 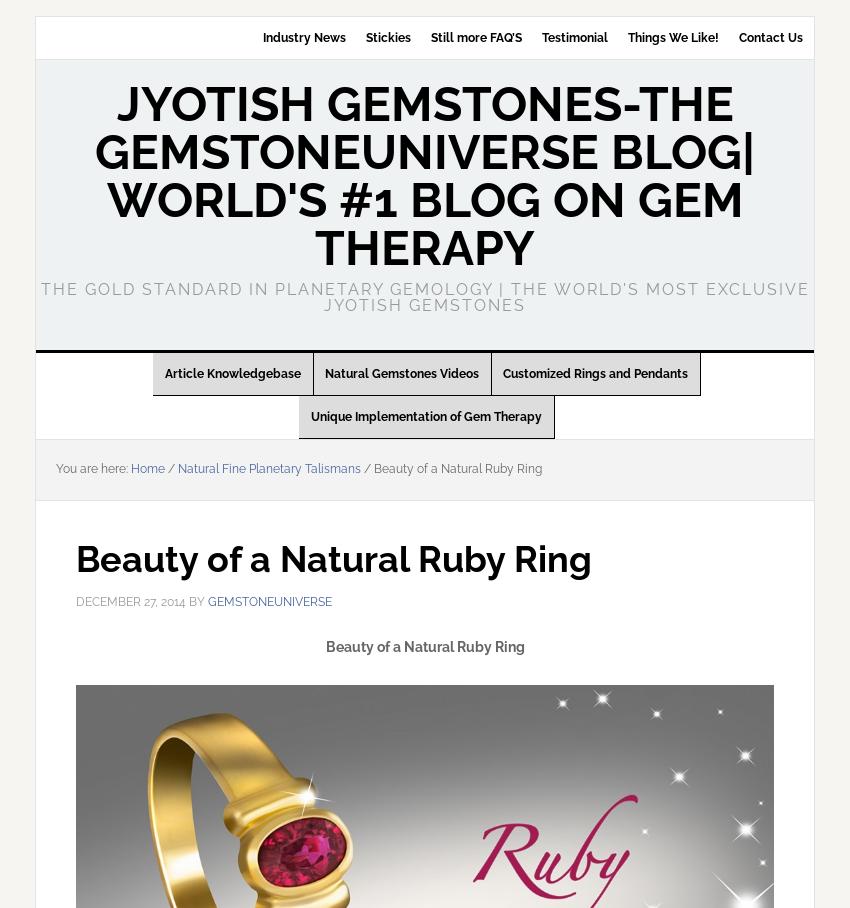 What do you see at coordinates (626, 37) in the screenshot?
I see `'Things We Like!'` at bounding box center [626, 37].